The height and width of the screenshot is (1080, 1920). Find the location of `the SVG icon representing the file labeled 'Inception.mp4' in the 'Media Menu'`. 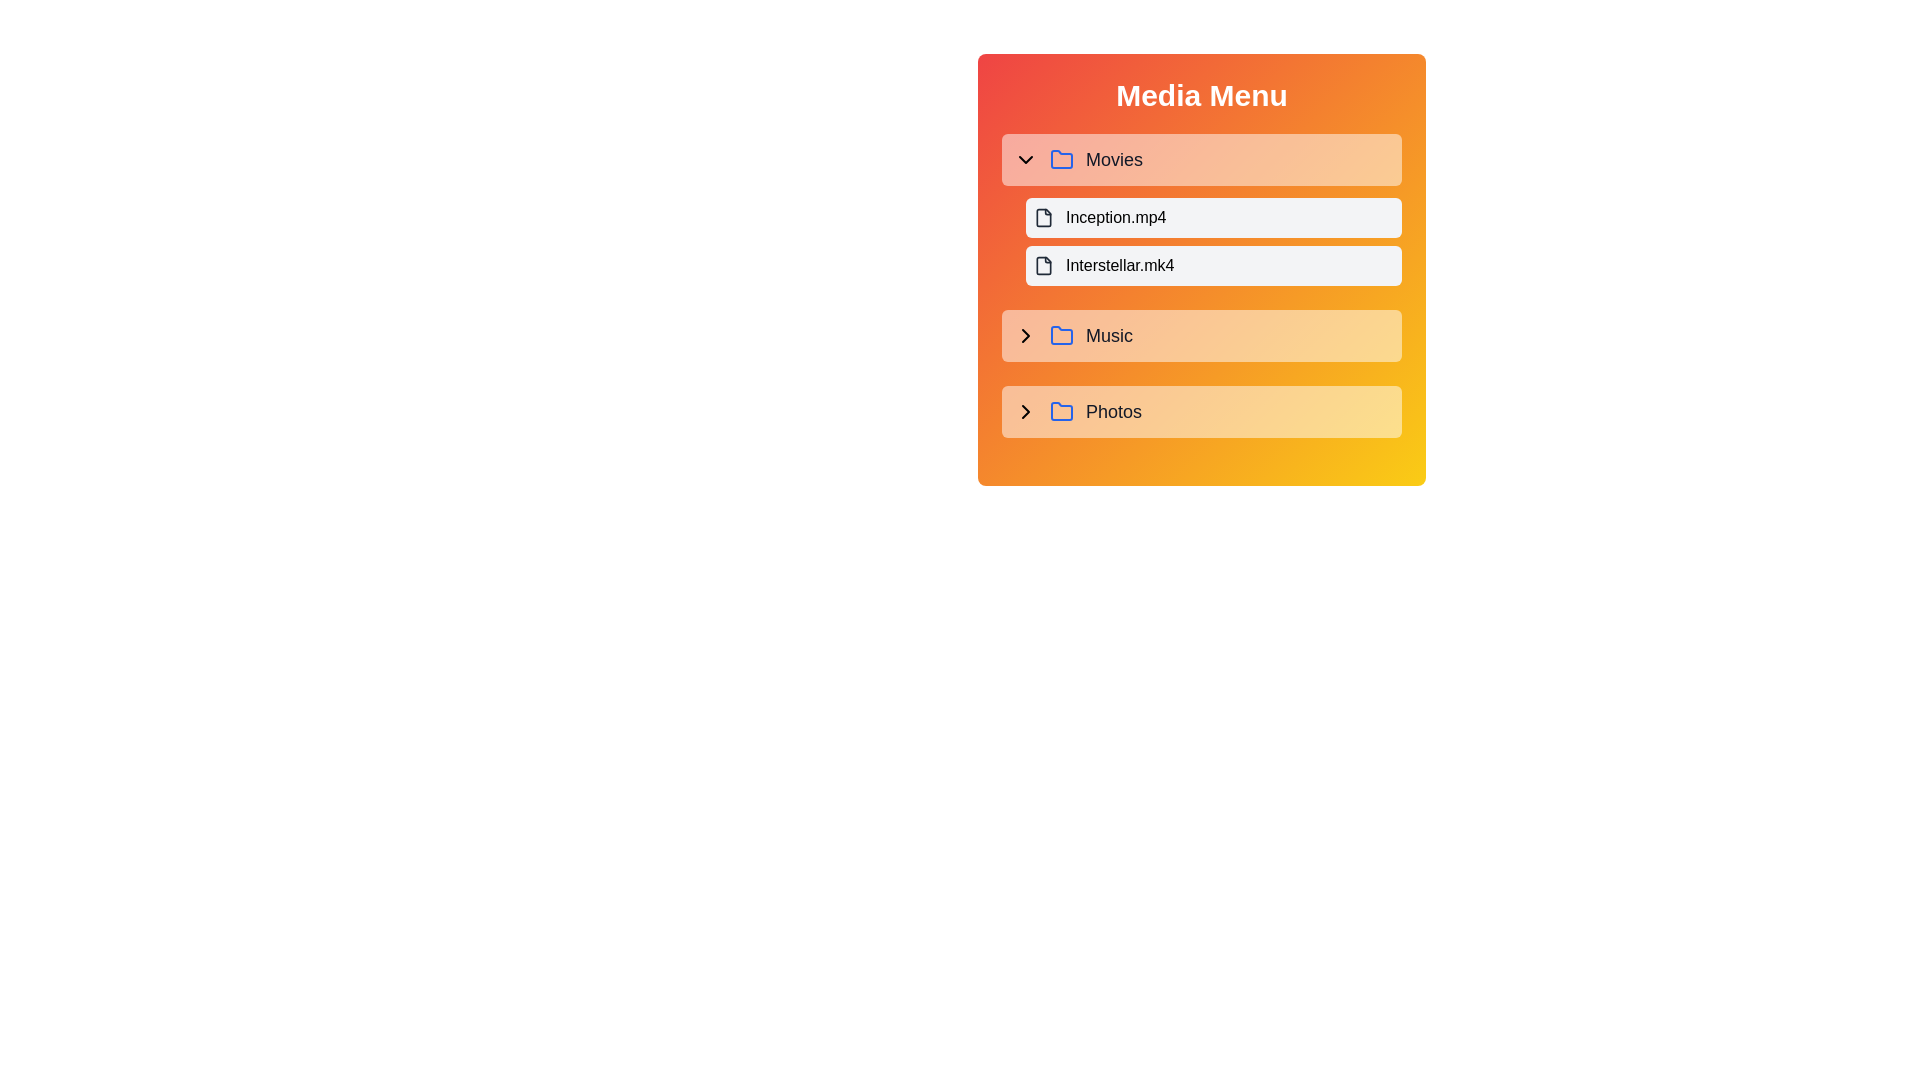

the SVG icon representing the file labeled 'Inception.mp4' in the 'Media Menu' is located at coordinates (1042, 218).